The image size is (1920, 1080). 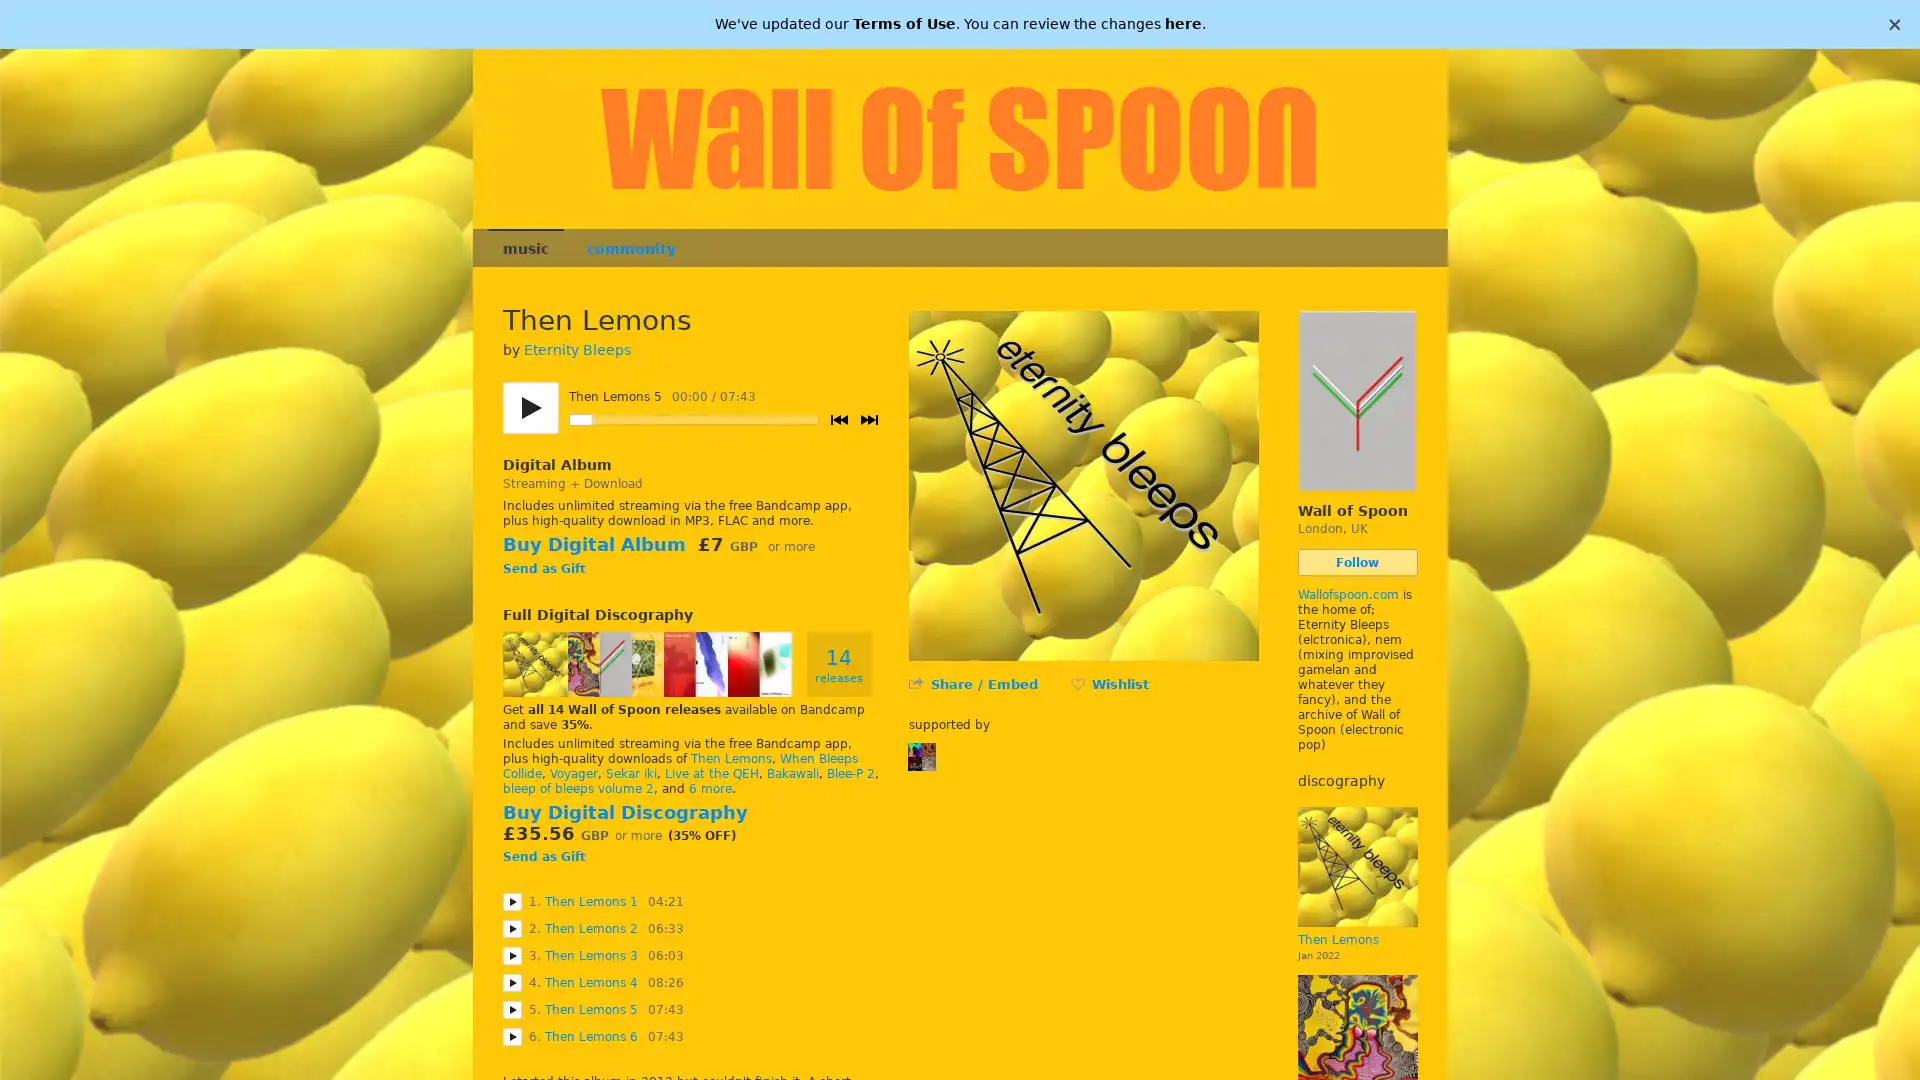 I want to click on Play Then Lemons 2, so click(x=511, y=928).